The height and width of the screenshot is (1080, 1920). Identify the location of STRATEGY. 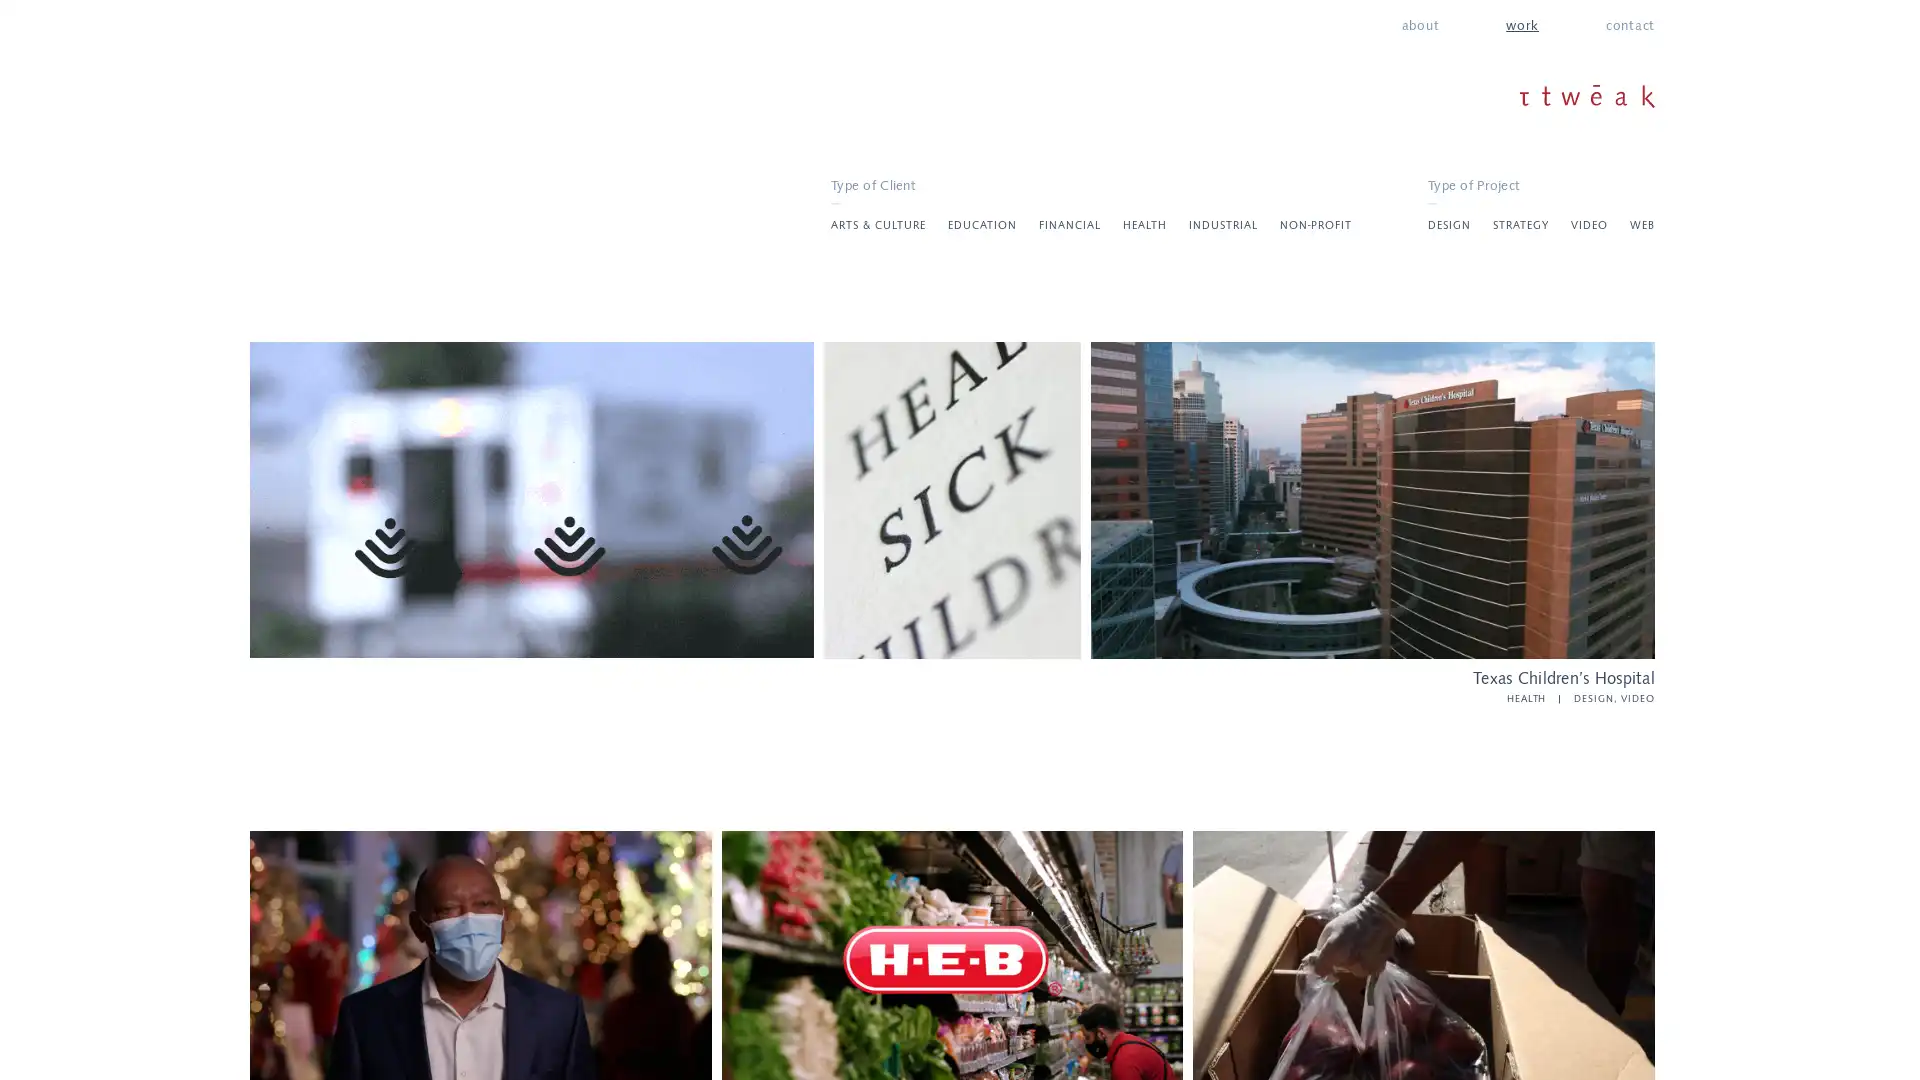
(1520, 225).